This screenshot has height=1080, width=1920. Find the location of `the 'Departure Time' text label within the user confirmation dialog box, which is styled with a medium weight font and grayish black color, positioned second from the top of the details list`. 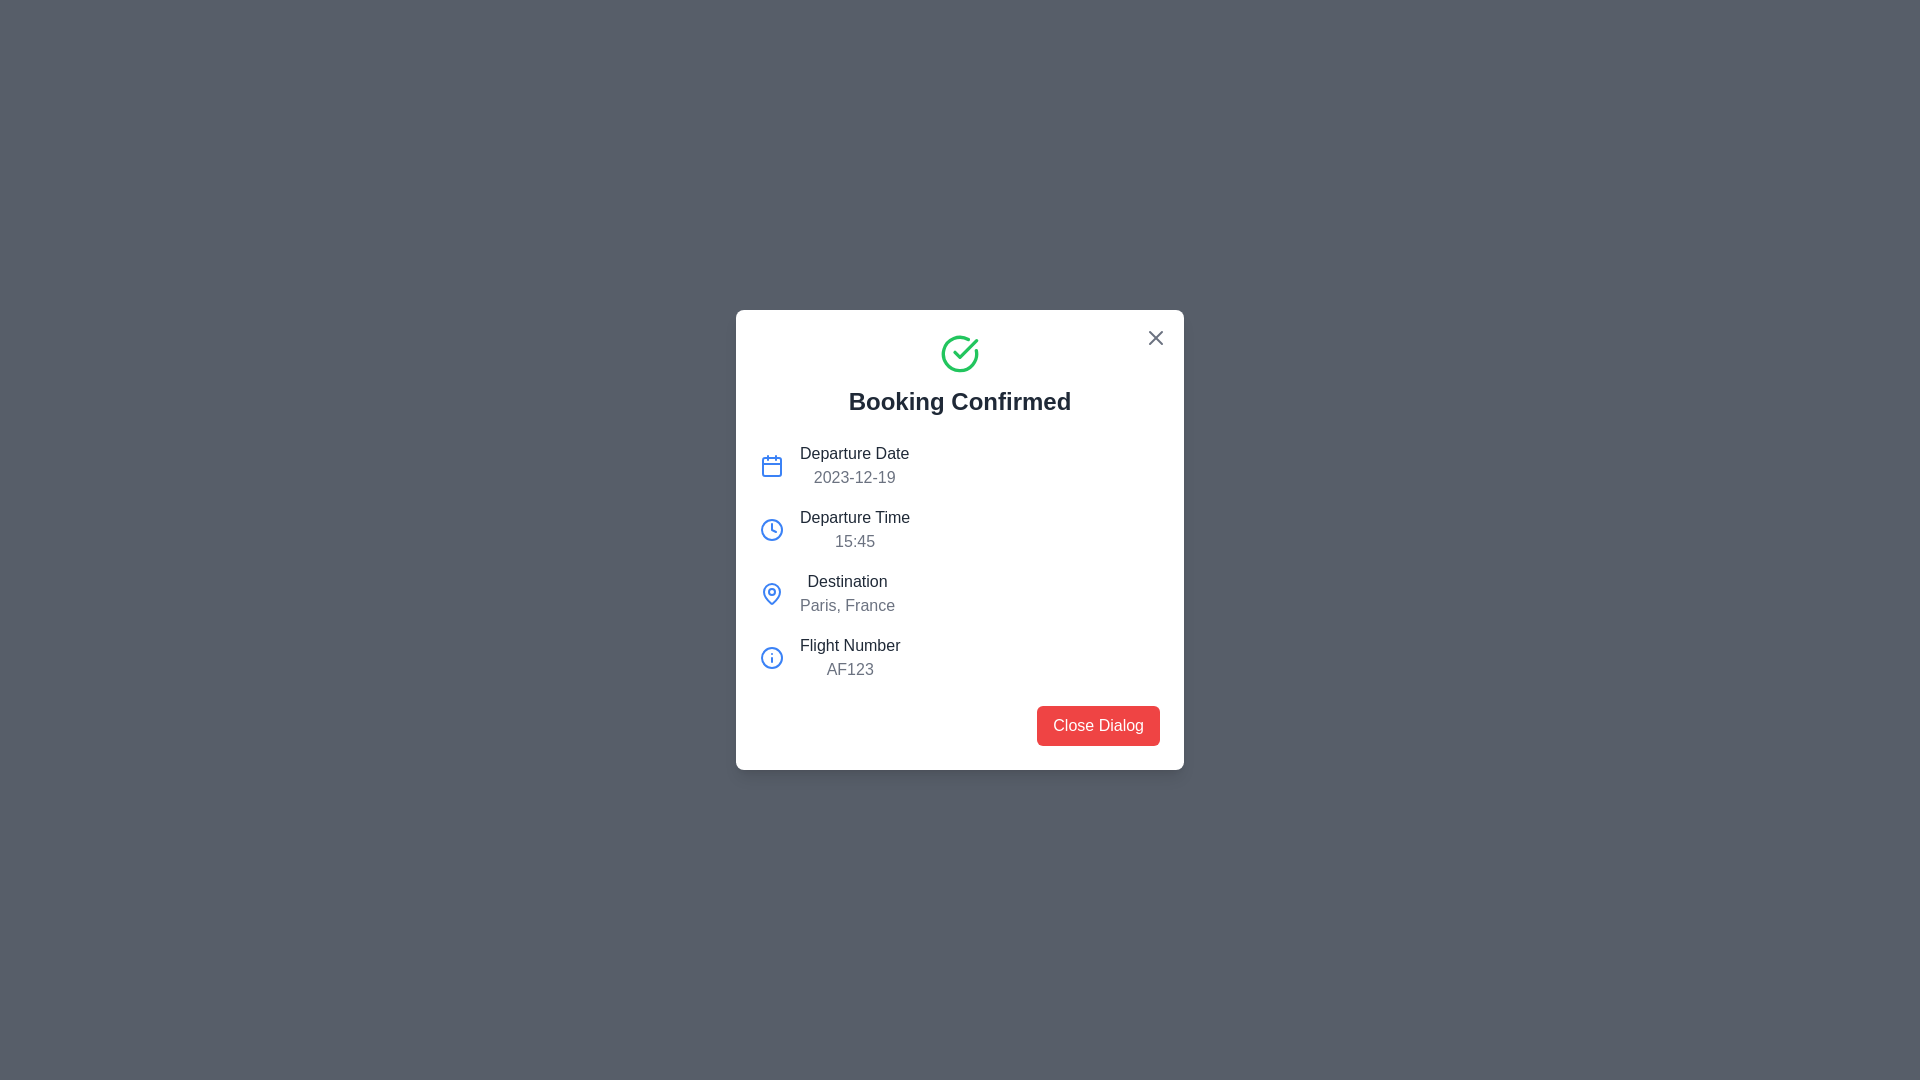

the 'Departure Time' text label within the user confirmation dialog box, which is styled with a medium weight font and grayish black color, positioned second from the top of the details list is located at coordinates (855, 516).